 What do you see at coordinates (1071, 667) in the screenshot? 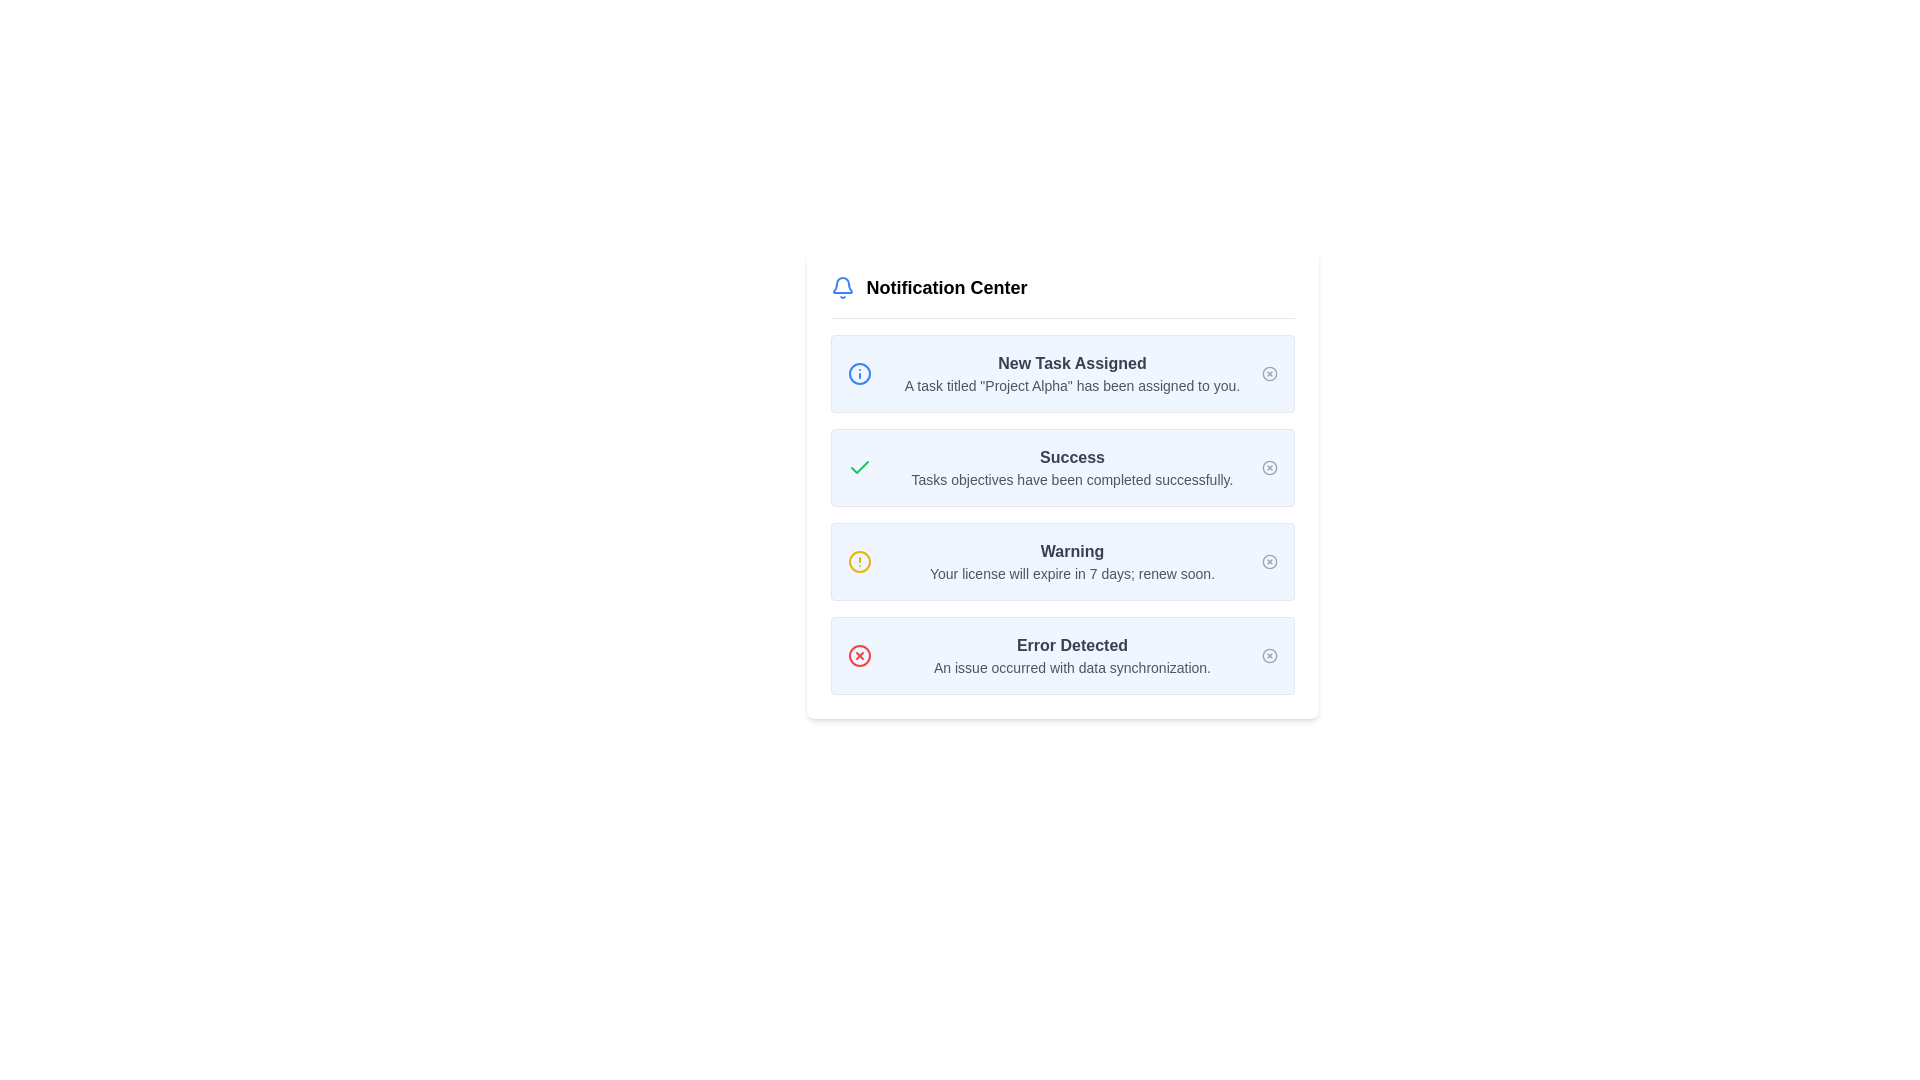
I see `the detailed information text label regarding the error message, positioned at the bottom of the 'Error Detected' notification block` at bounding box center [1071, 667].